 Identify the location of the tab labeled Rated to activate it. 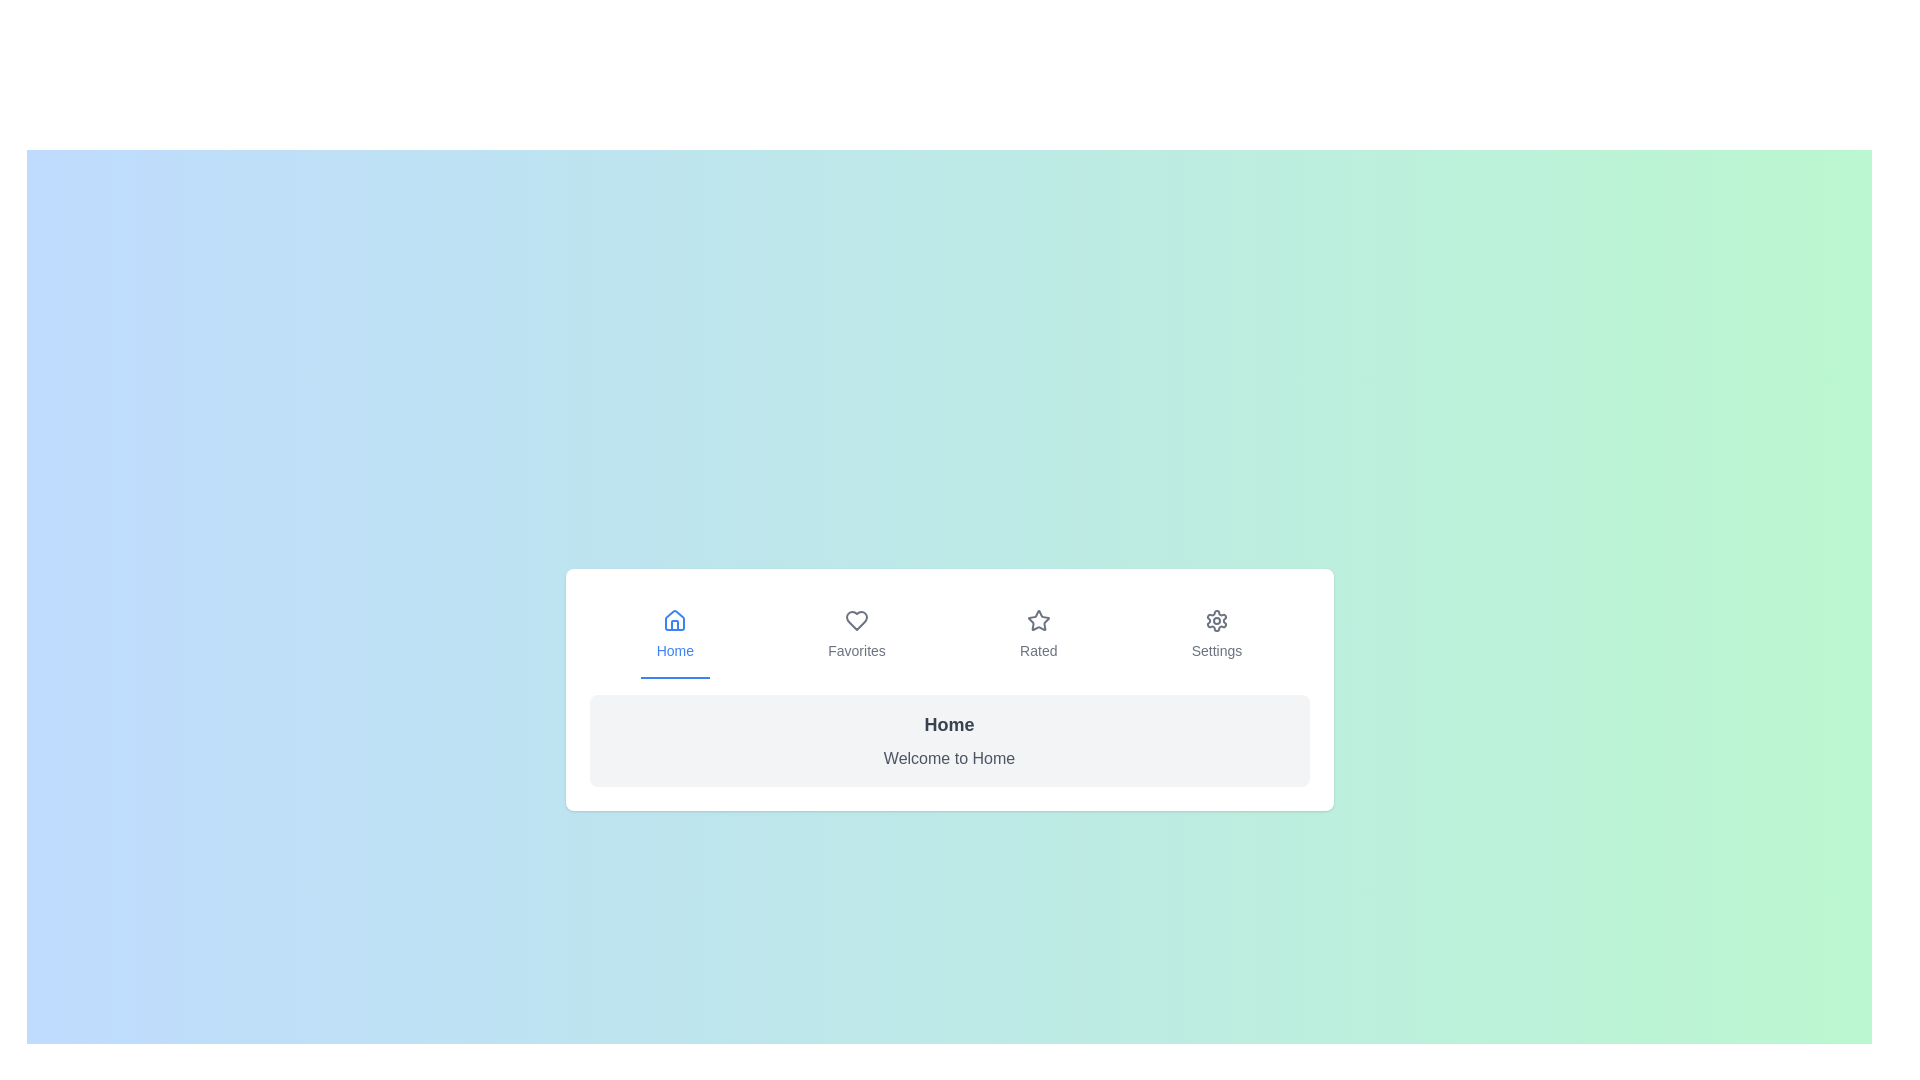
(1038, 636).